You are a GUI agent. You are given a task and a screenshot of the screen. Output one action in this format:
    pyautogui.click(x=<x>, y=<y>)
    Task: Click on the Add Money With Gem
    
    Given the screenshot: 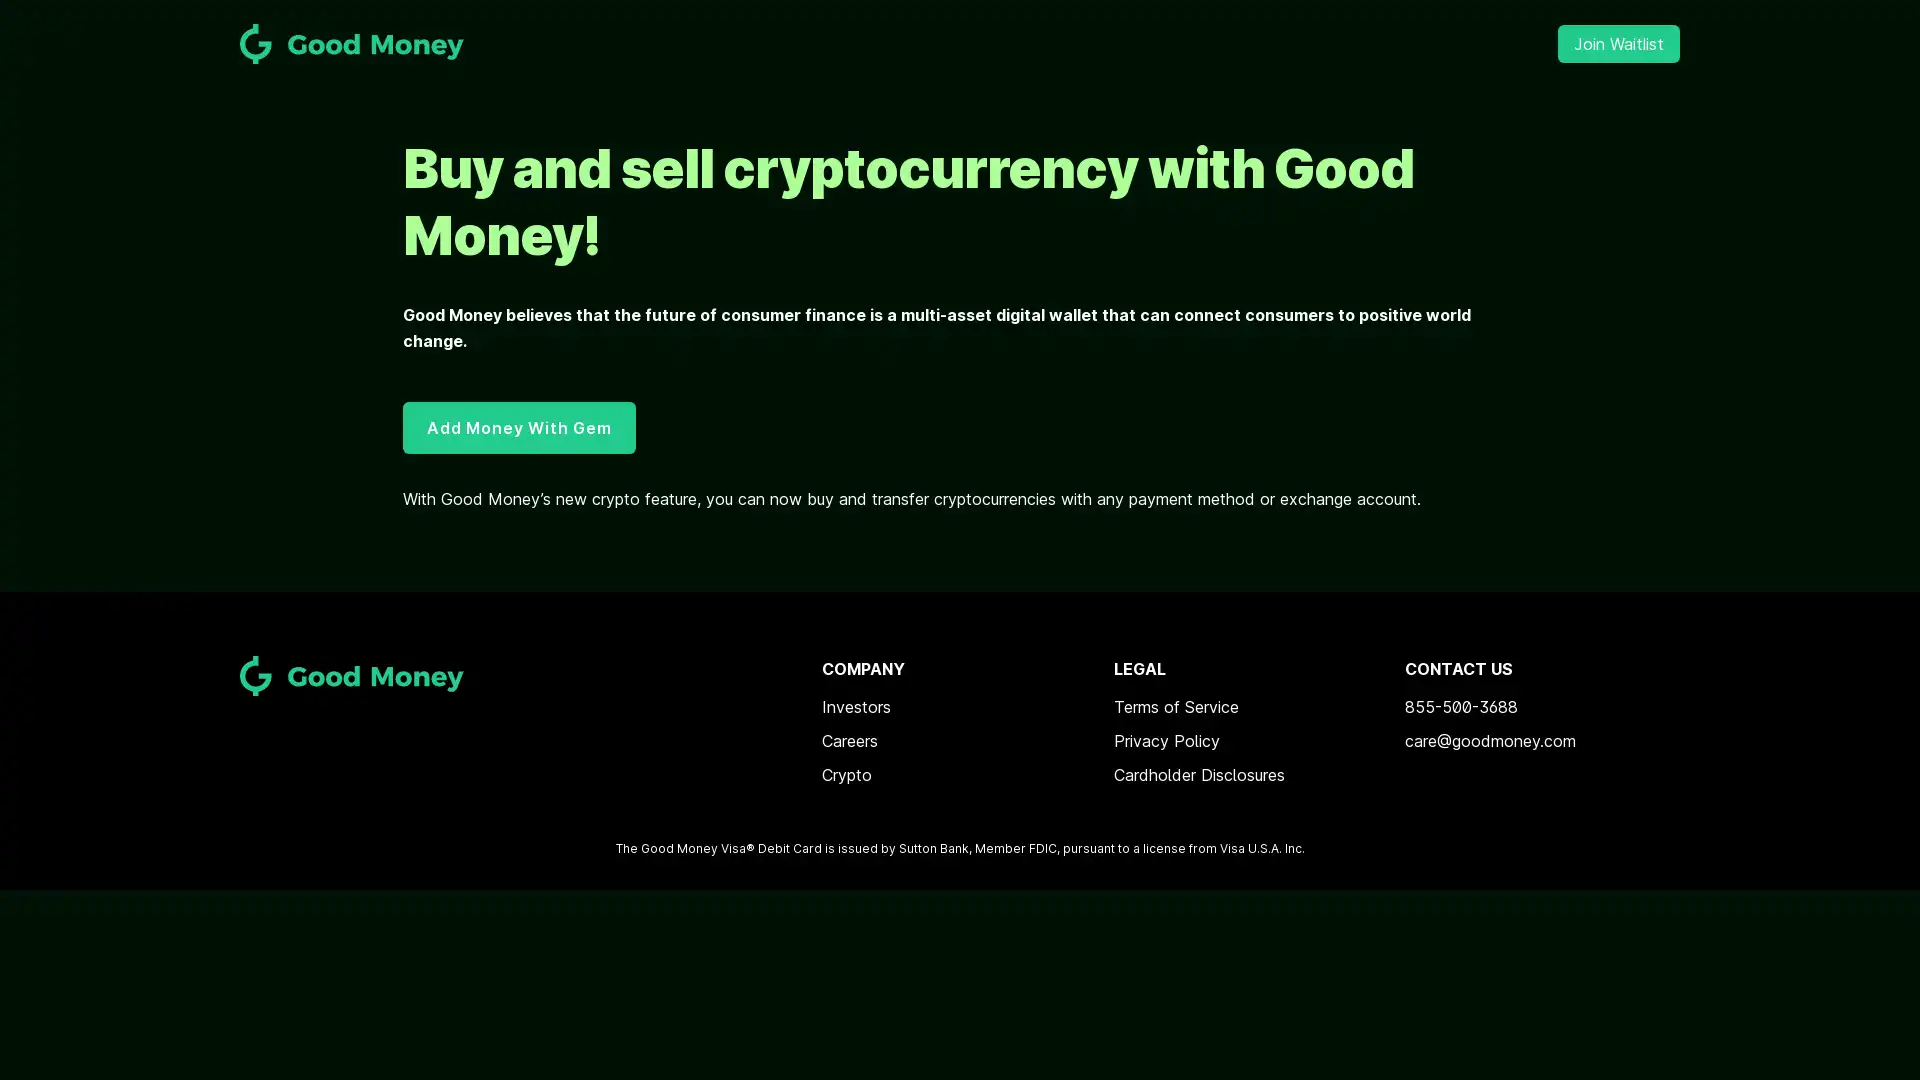 What is the action you would take?
    pyautogui.click(x=518, y=426)
    